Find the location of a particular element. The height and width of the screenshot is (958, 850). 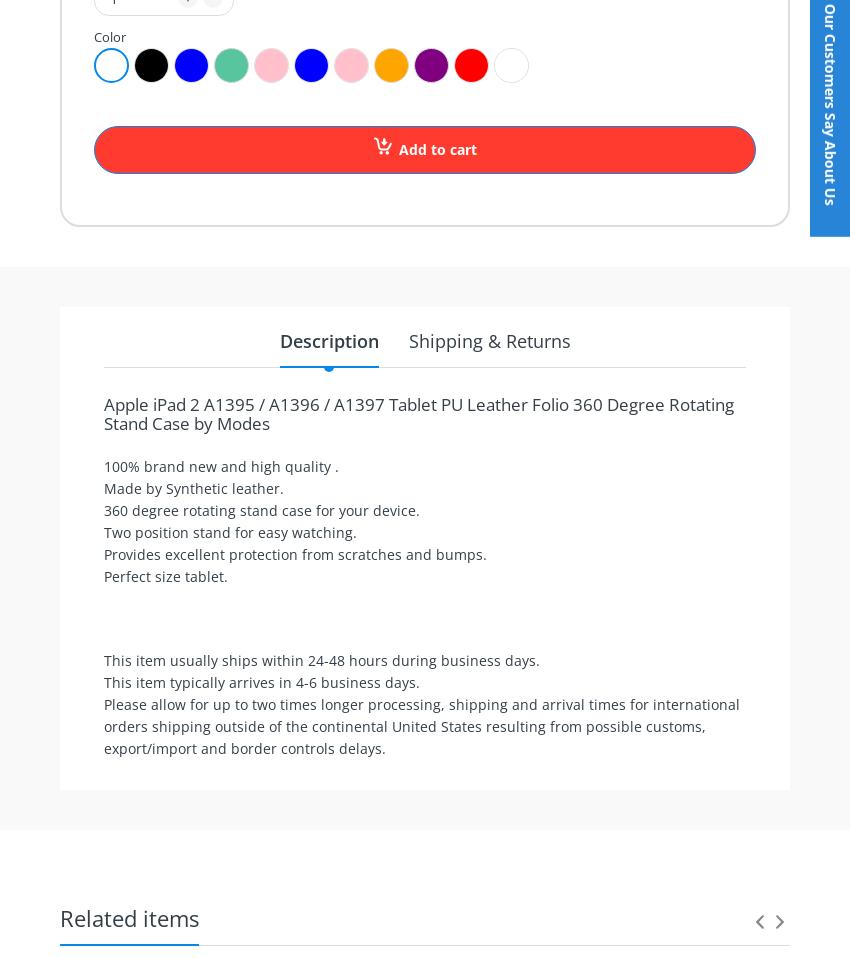

'Please allow for up to two times longer processing, shipping and arrival times for international orders shipping outside of the continental United States resulting from possible customs, export/import and border controls delays.' is located at coordinates (421, 726).